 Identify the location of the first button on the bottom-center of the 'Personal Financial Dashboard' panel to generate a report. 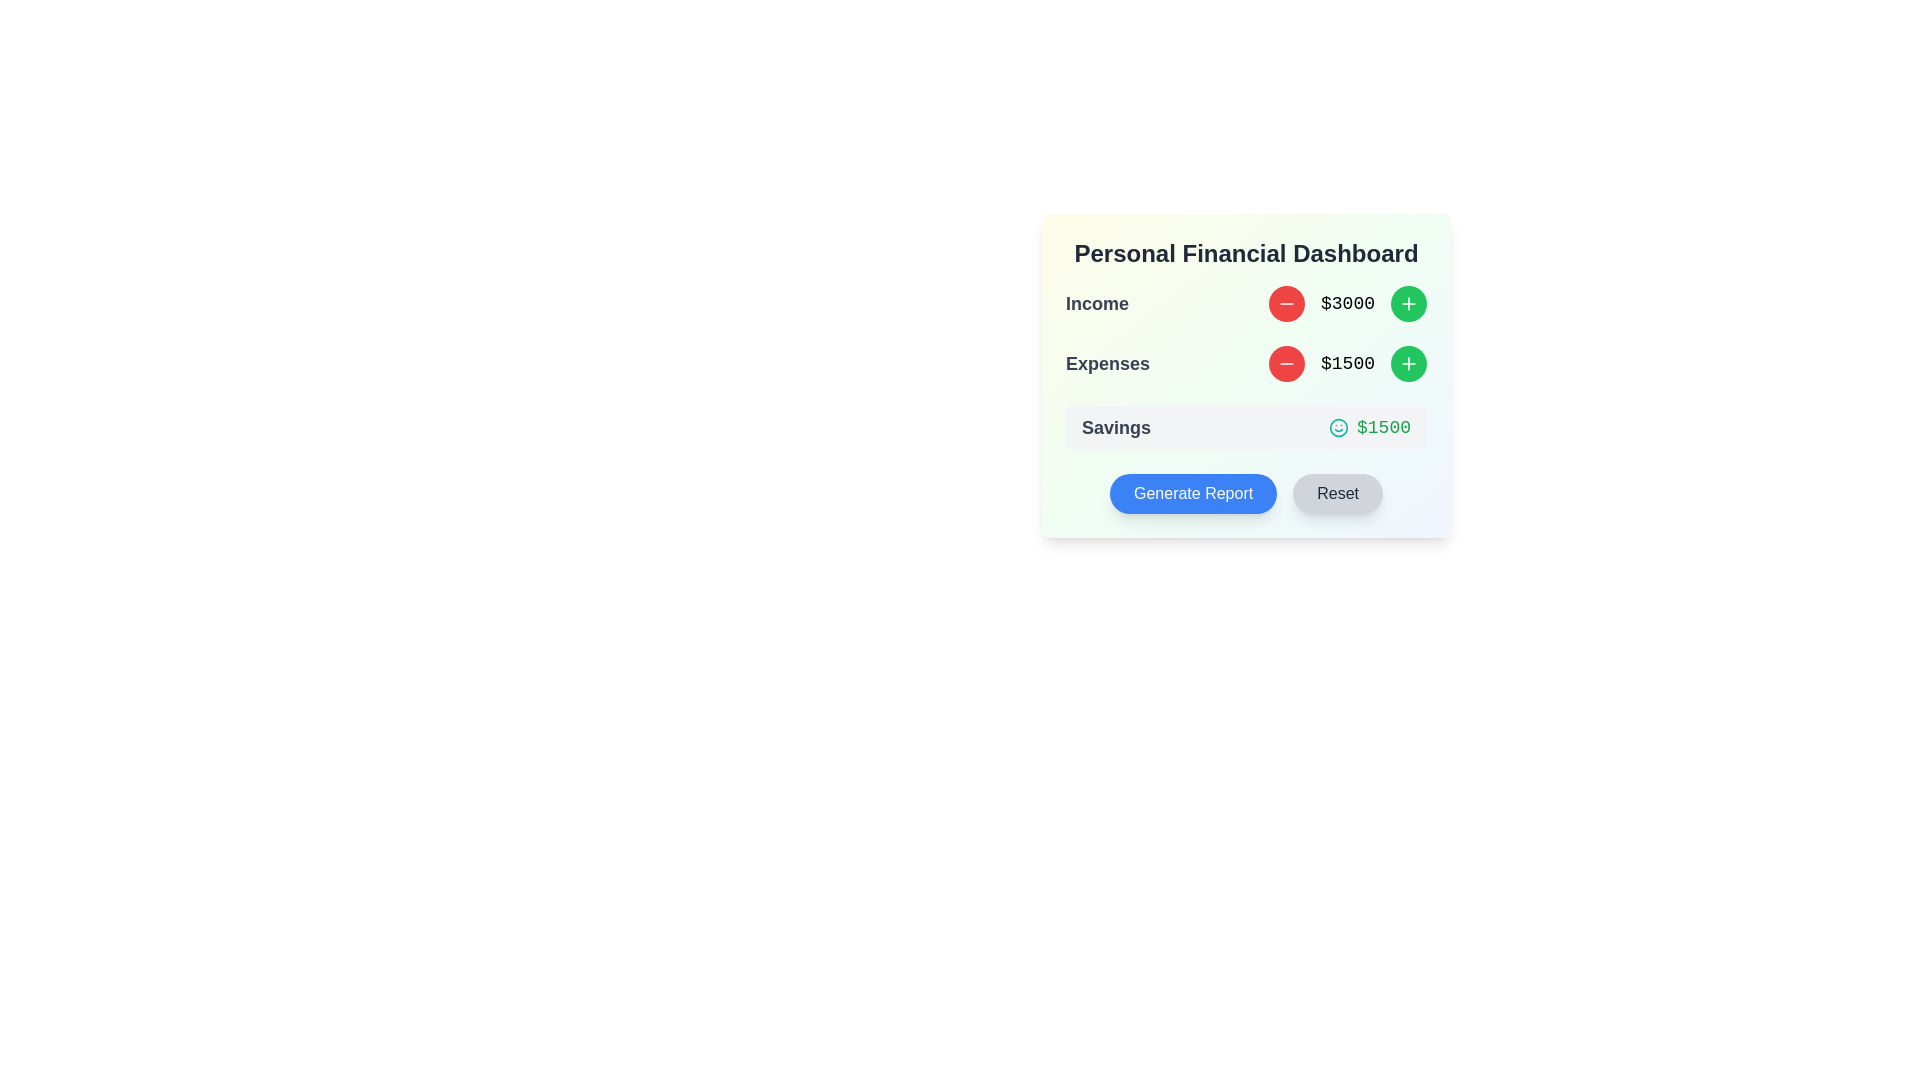
(1193, 493).